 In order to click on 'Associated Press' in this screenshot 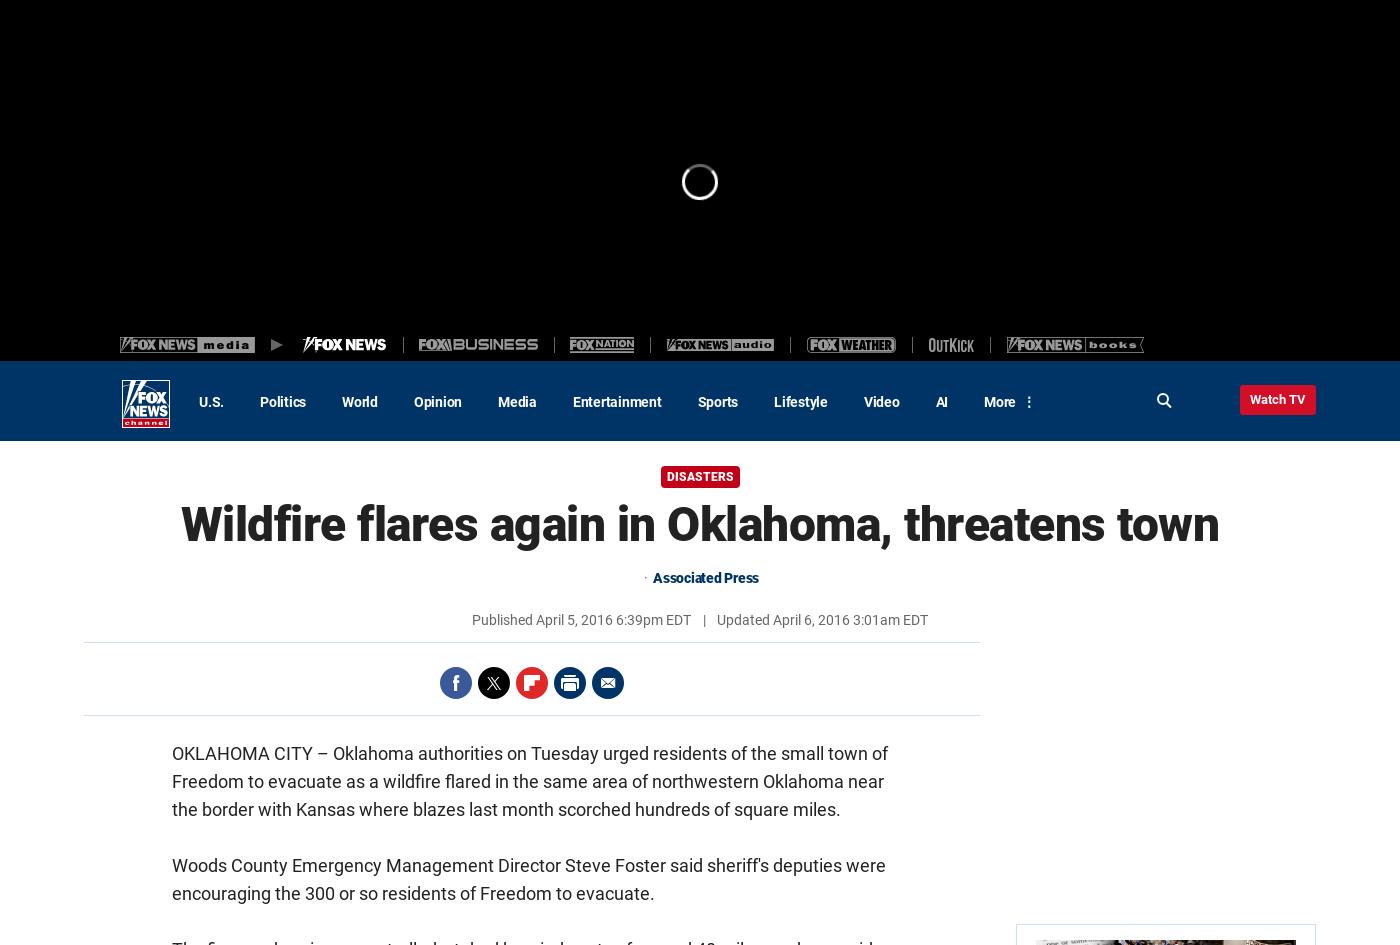, I will do `click(706, 577)`.